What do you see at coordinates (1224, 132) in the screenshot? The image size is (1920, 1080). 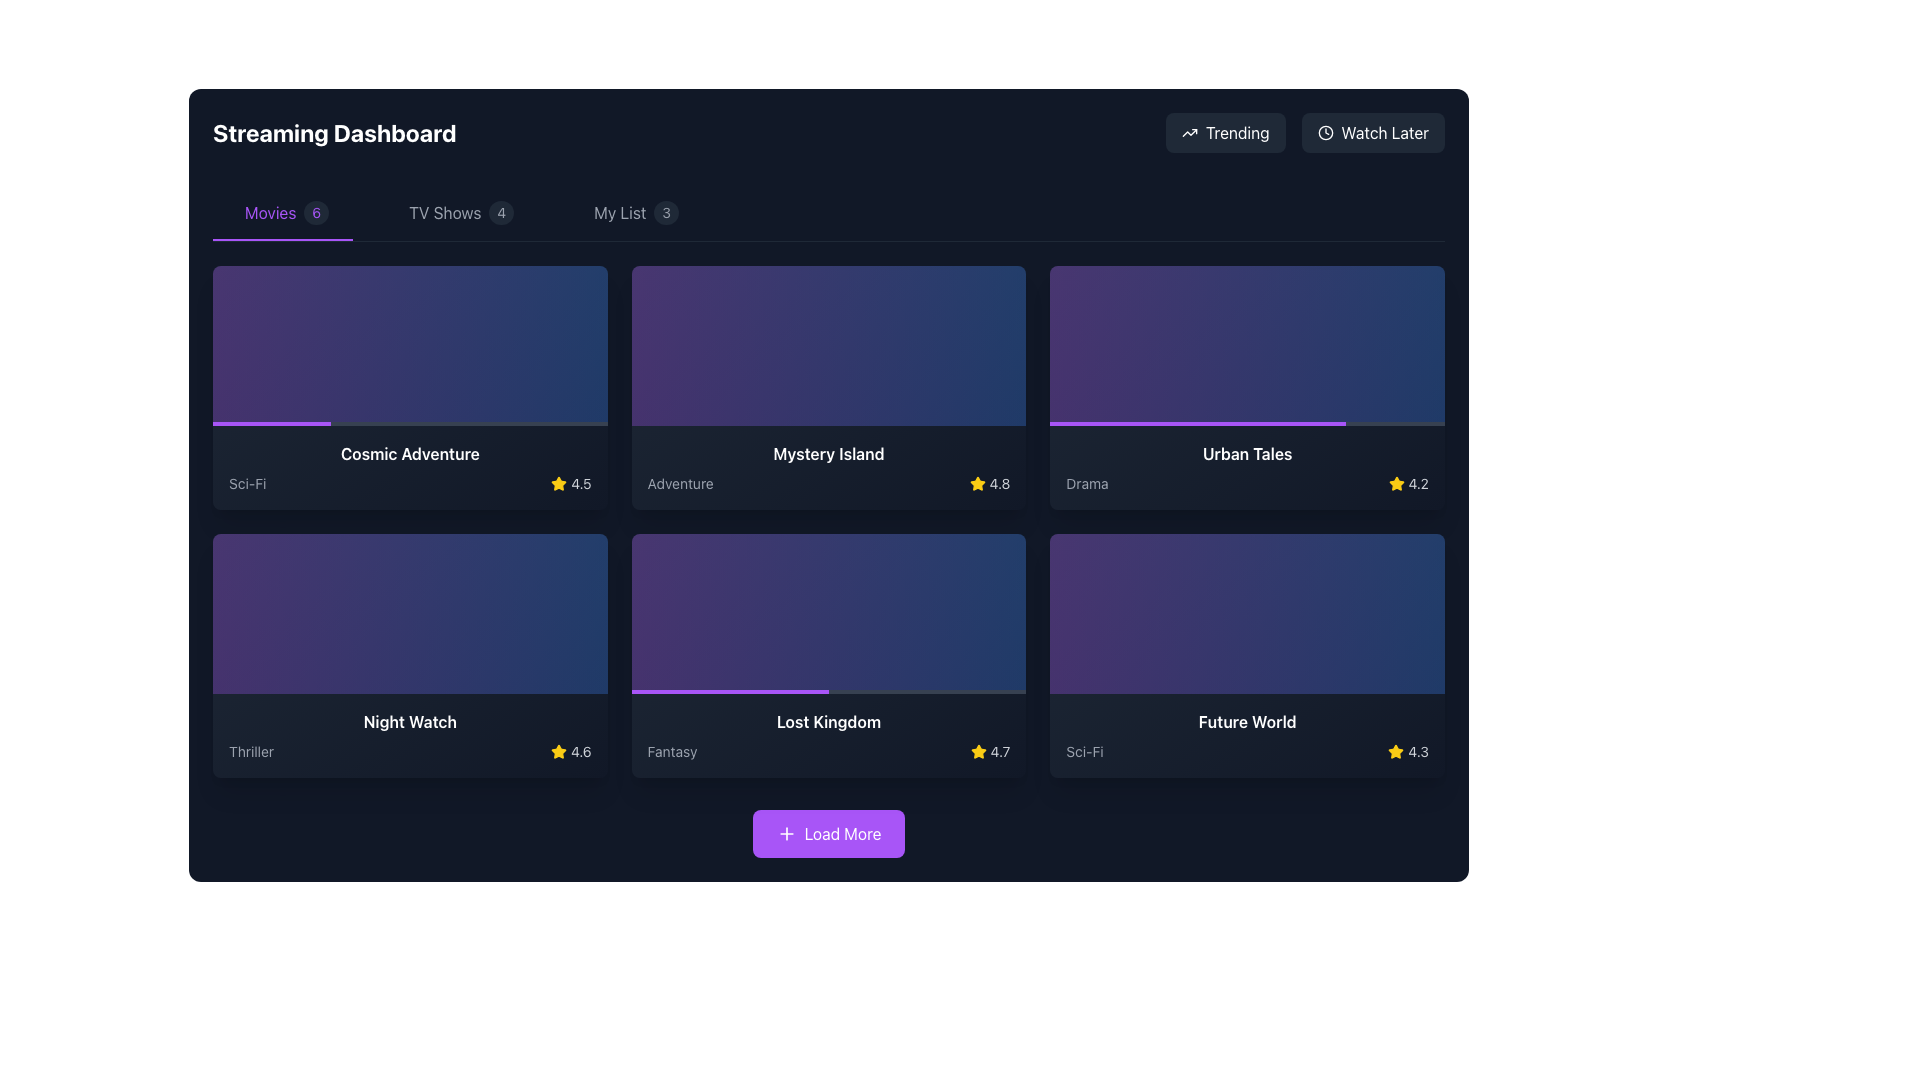 I see `the 'Trending' button located in the top-right navigation bar, which features a line graph icon and the label 'Trending' in white font` at bounding box center [1224, 132].